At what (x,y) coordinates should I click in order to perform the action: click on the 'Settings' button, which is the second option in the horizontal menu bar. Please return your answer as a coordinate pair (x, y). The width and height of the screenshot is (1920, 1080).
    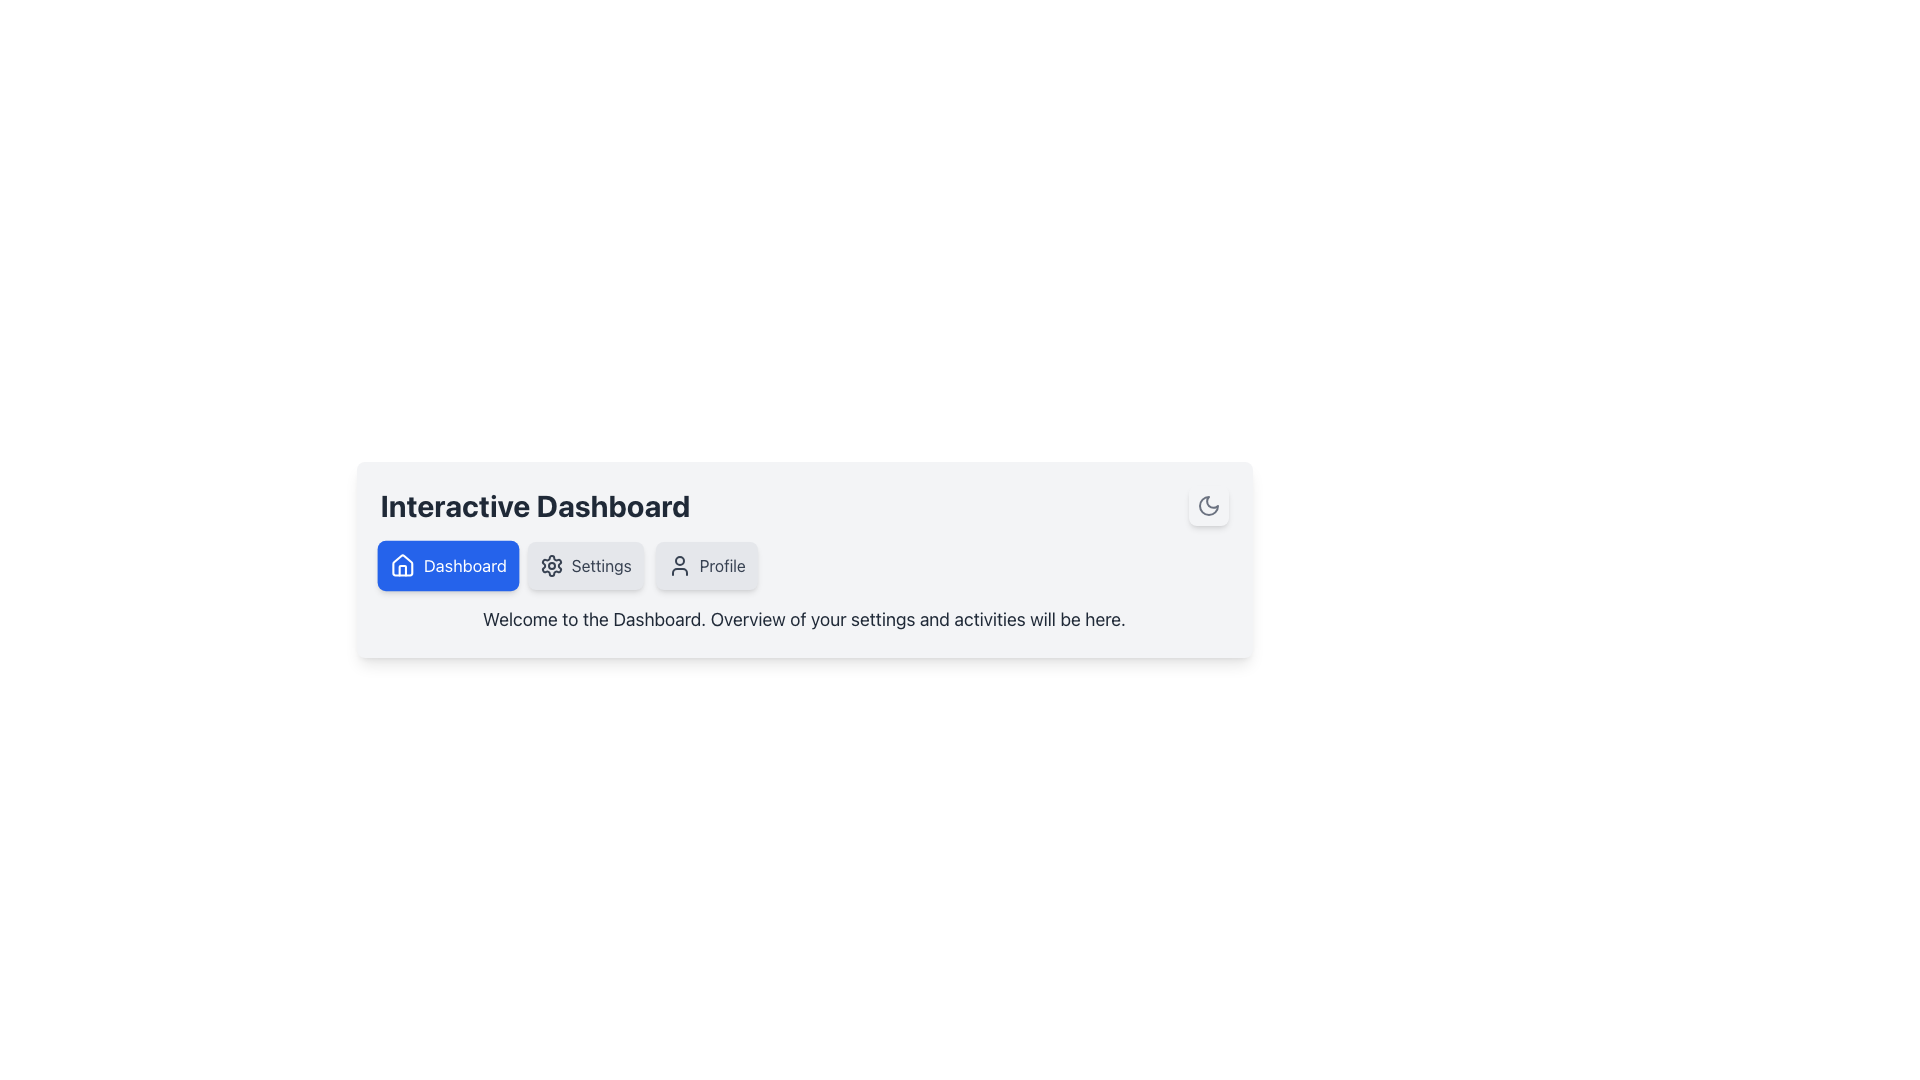
    Looking at the image, I should click on (584, 566).